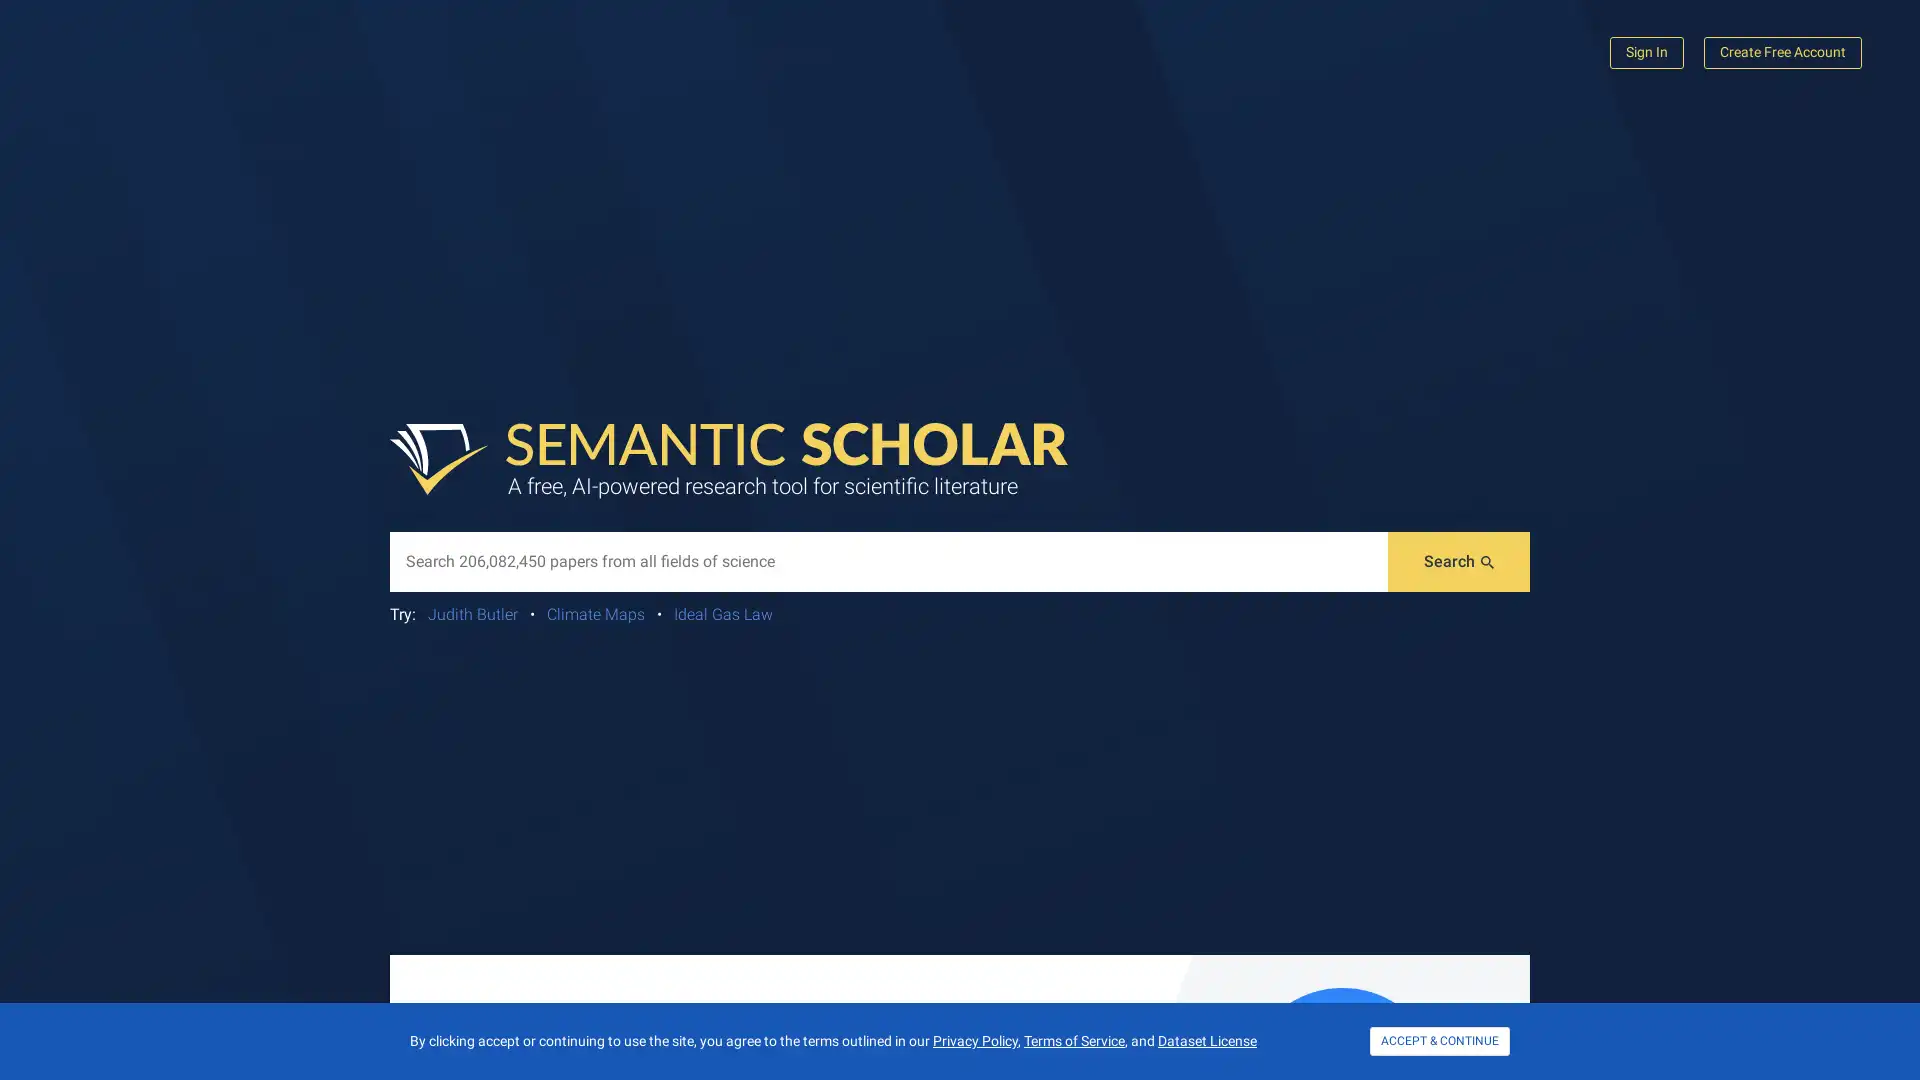 This screenshot has height=1080, width=1920. What do you see at coordinates (1440, 1040) in the screenshot?
I see `ACCEPT & CONTINUE` at bounding box center [1440, 1040].